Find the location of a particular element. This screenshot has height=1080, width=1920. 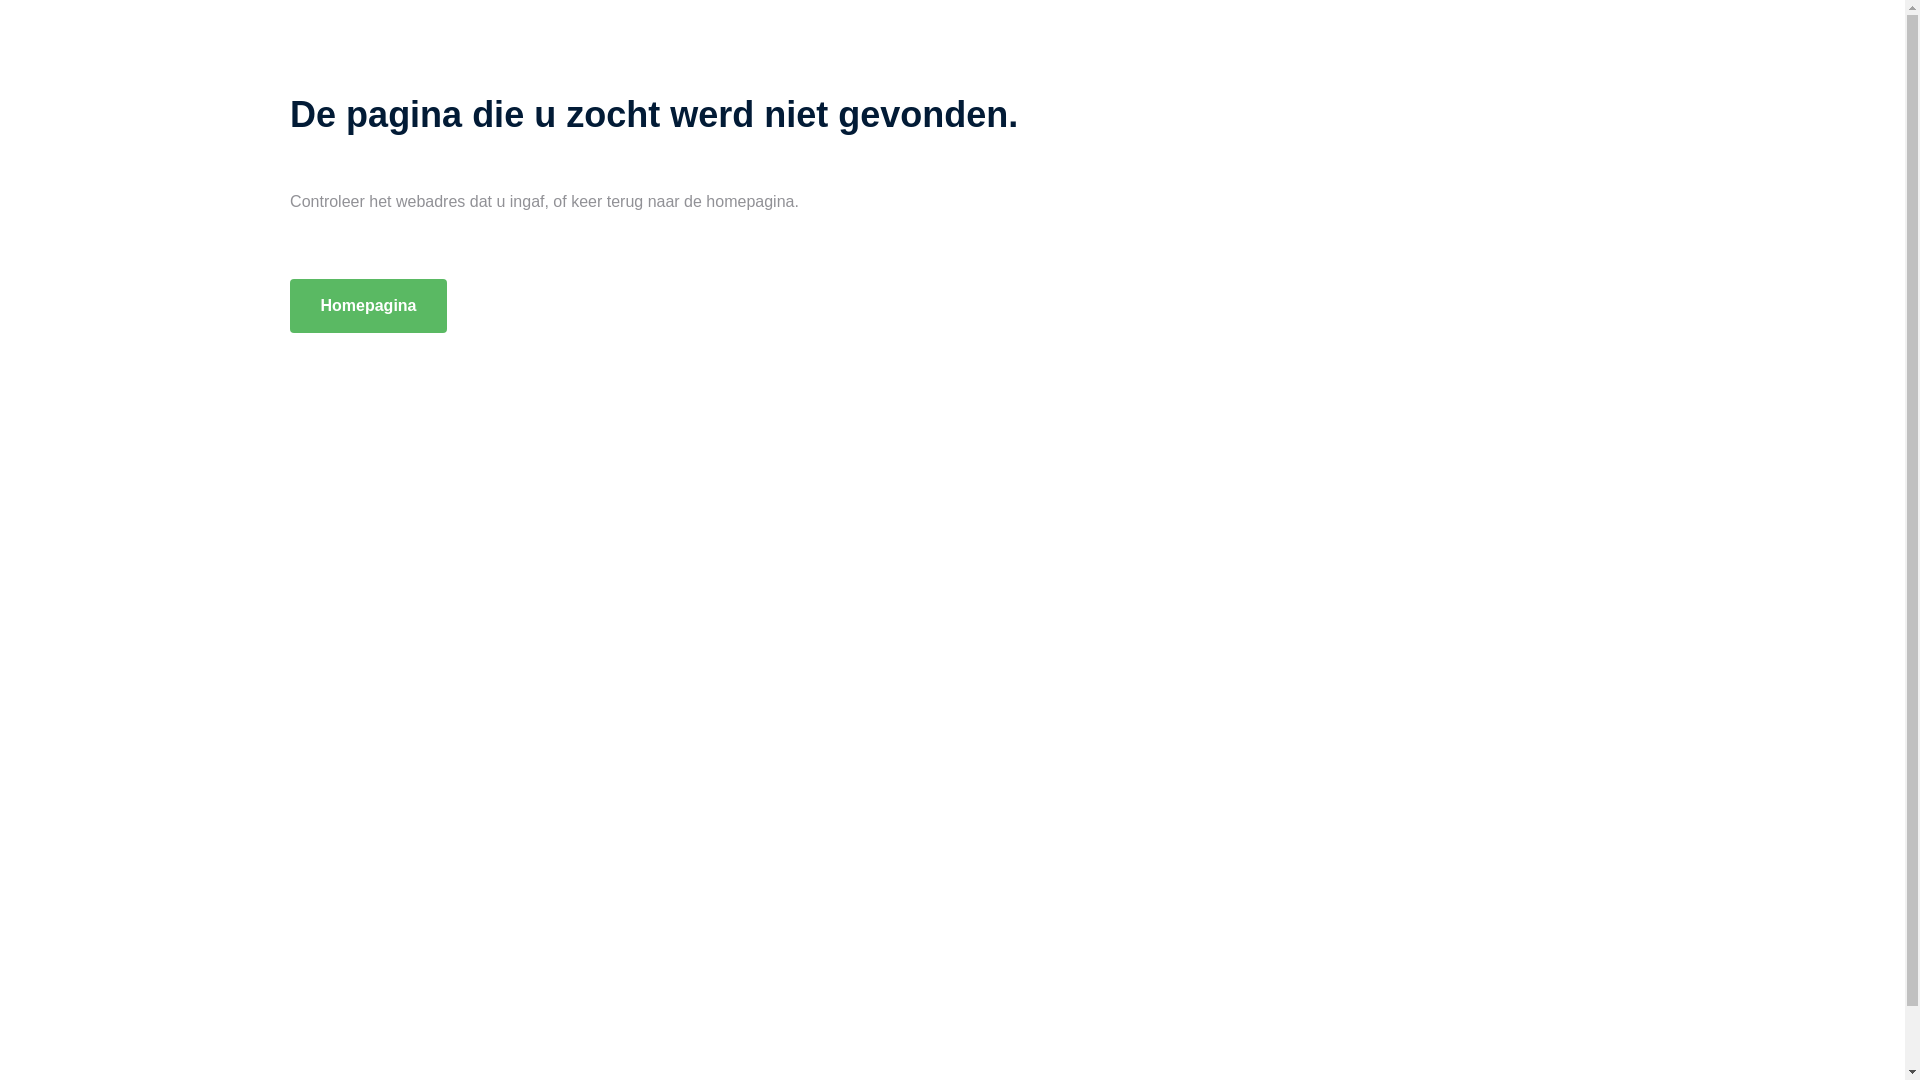

'Homepagina' is located at coordinates (288, 305).